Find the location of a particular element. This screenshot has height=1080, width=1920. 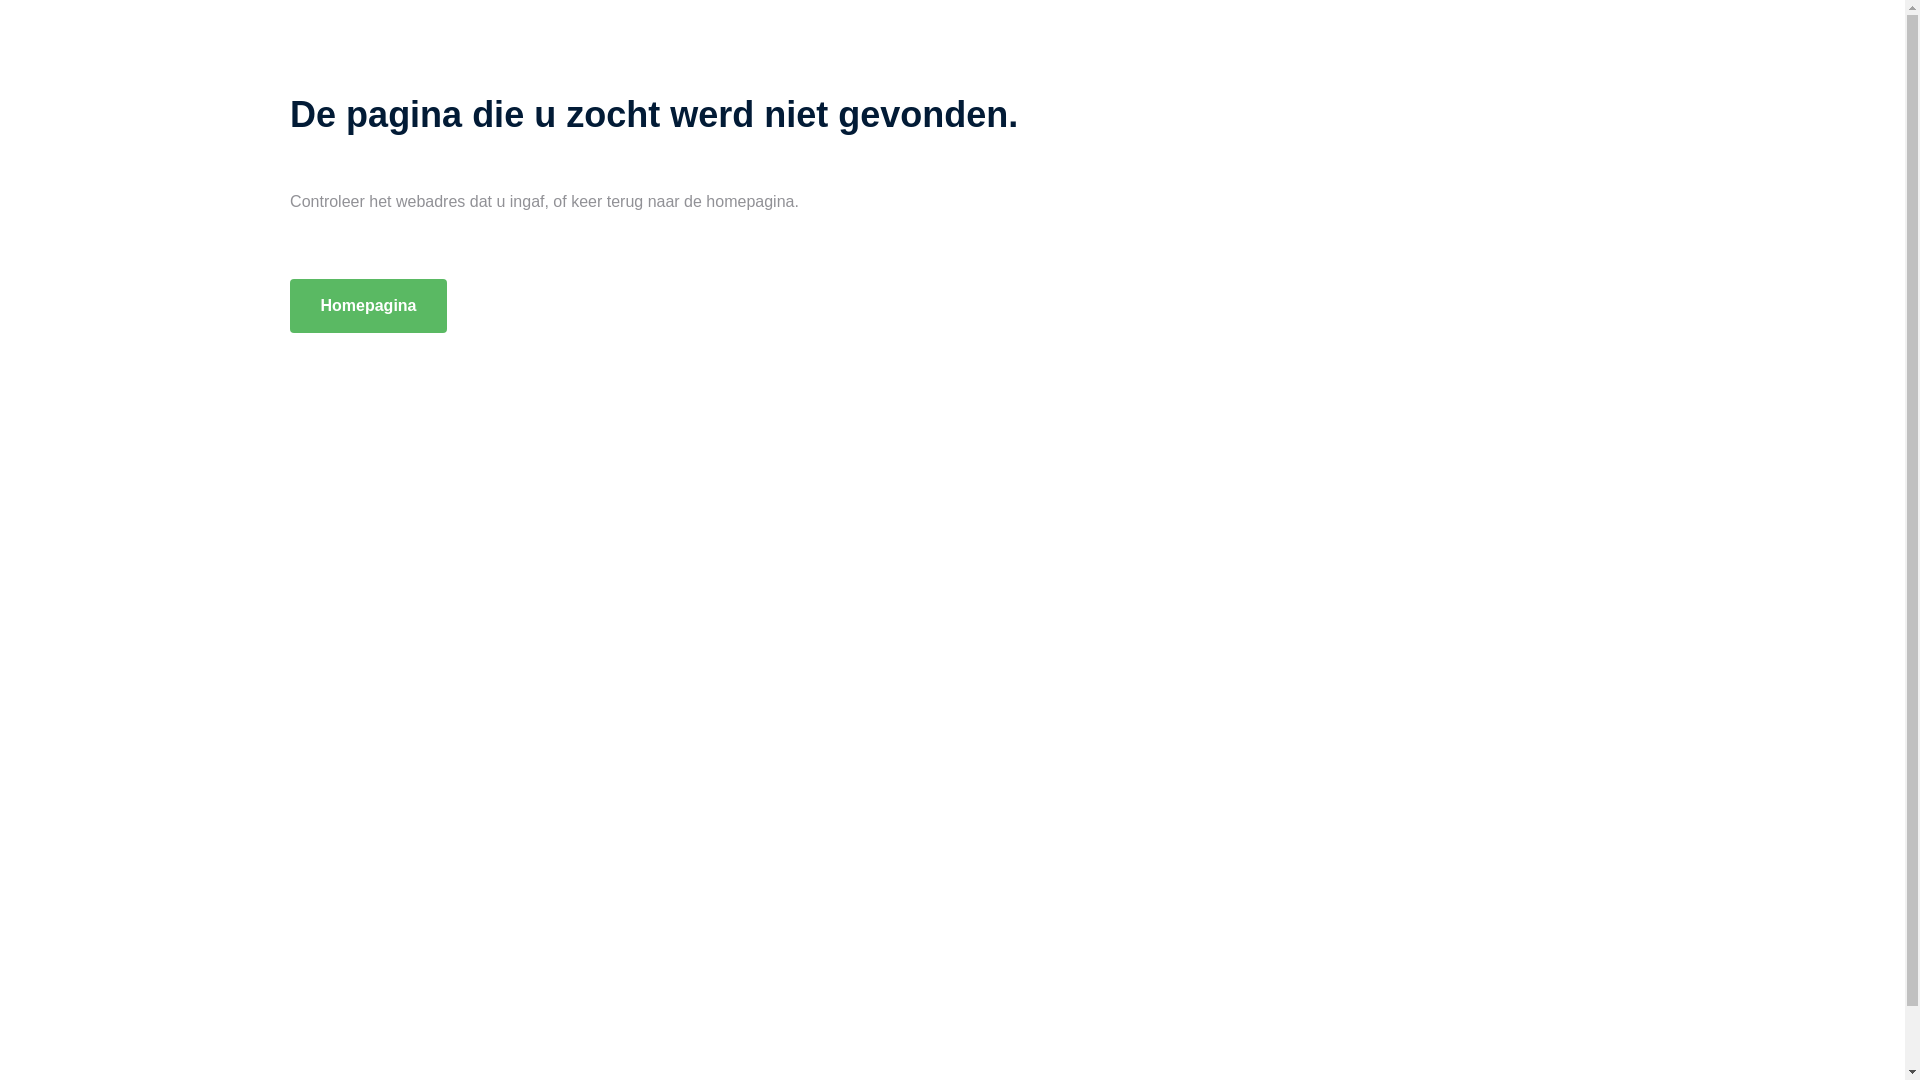

'Homepagina' is located at coordinates (288, 305).